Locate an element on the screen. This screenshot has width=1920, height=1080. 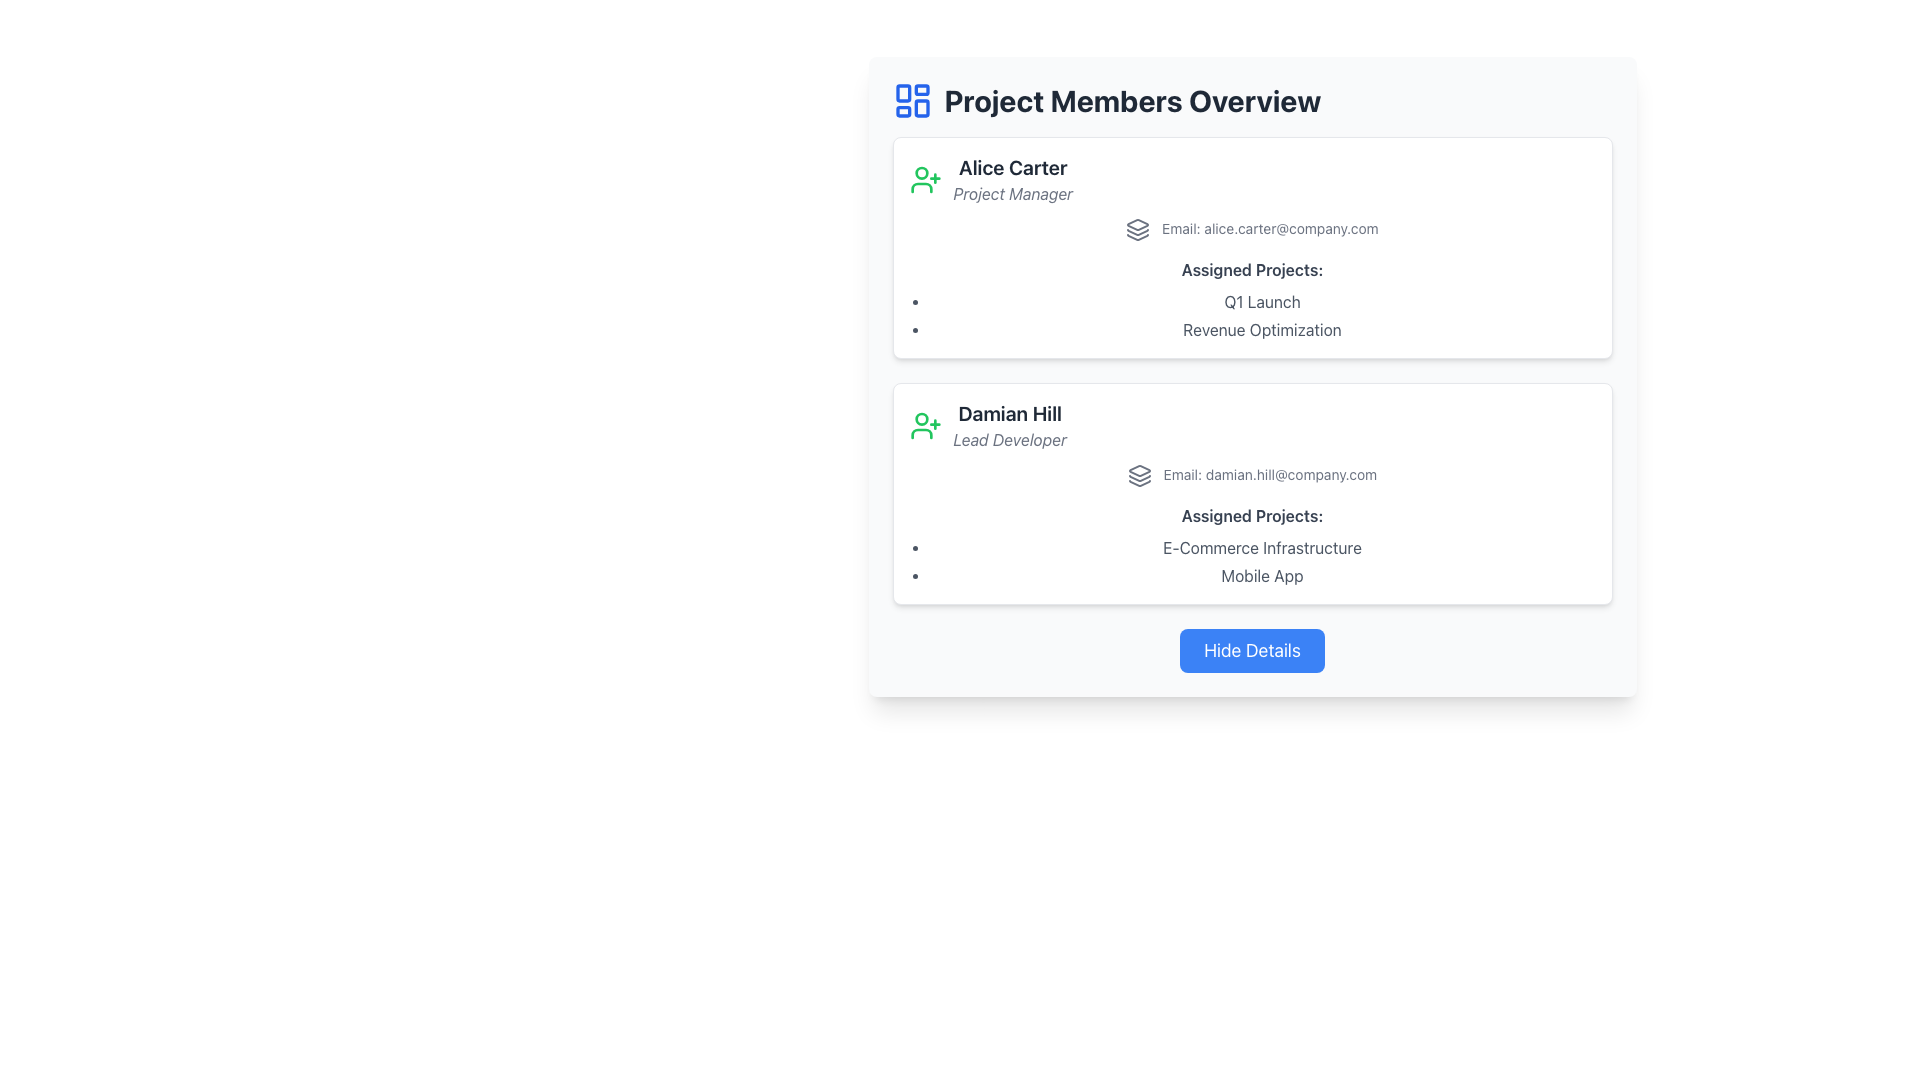
the third rectangular decorative icon component within the SVG graphic located in the top-left corner of the interface is located at coordinates (920, 108).